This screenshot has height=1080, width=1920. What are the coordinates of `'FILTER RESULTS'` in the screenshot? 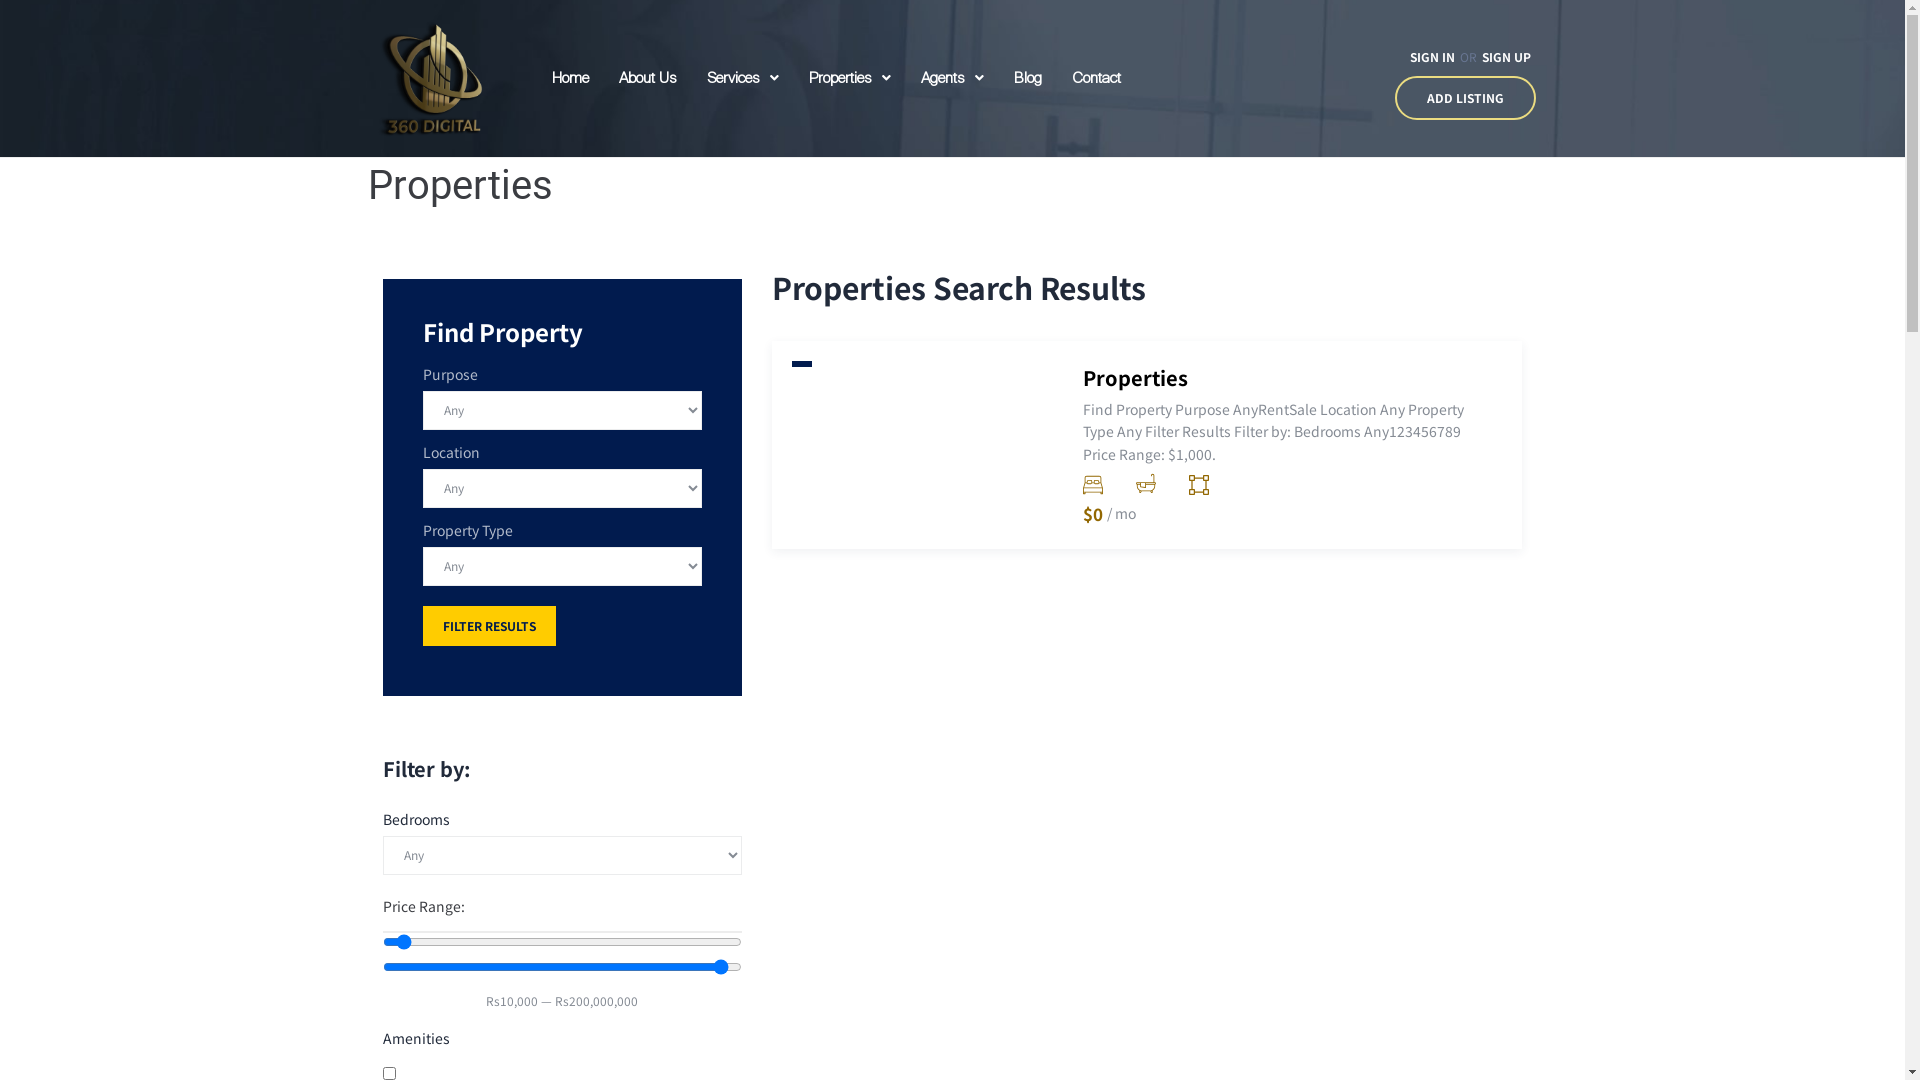 It's located at (488, 624).